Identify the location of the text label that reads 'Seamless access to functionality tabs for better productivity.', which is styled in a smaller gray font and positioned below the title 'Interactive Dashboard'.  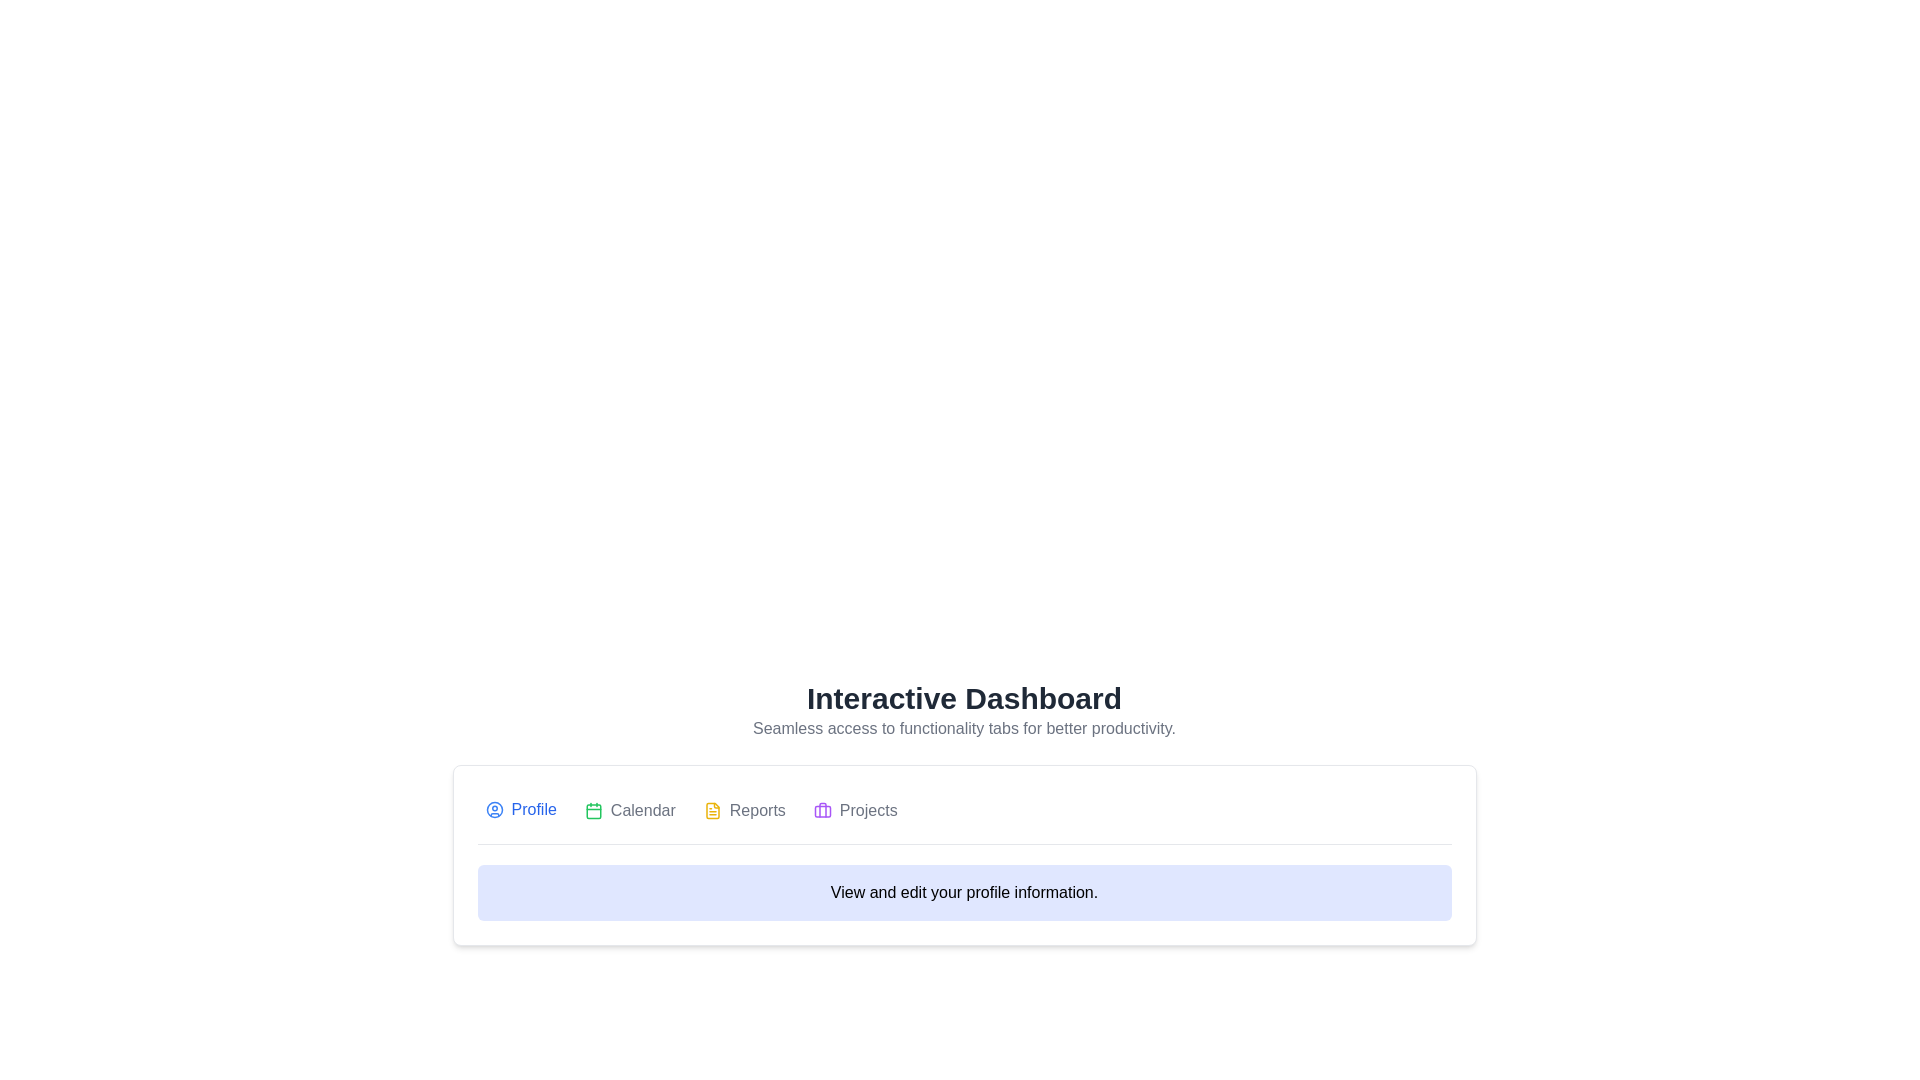
(964, 729).